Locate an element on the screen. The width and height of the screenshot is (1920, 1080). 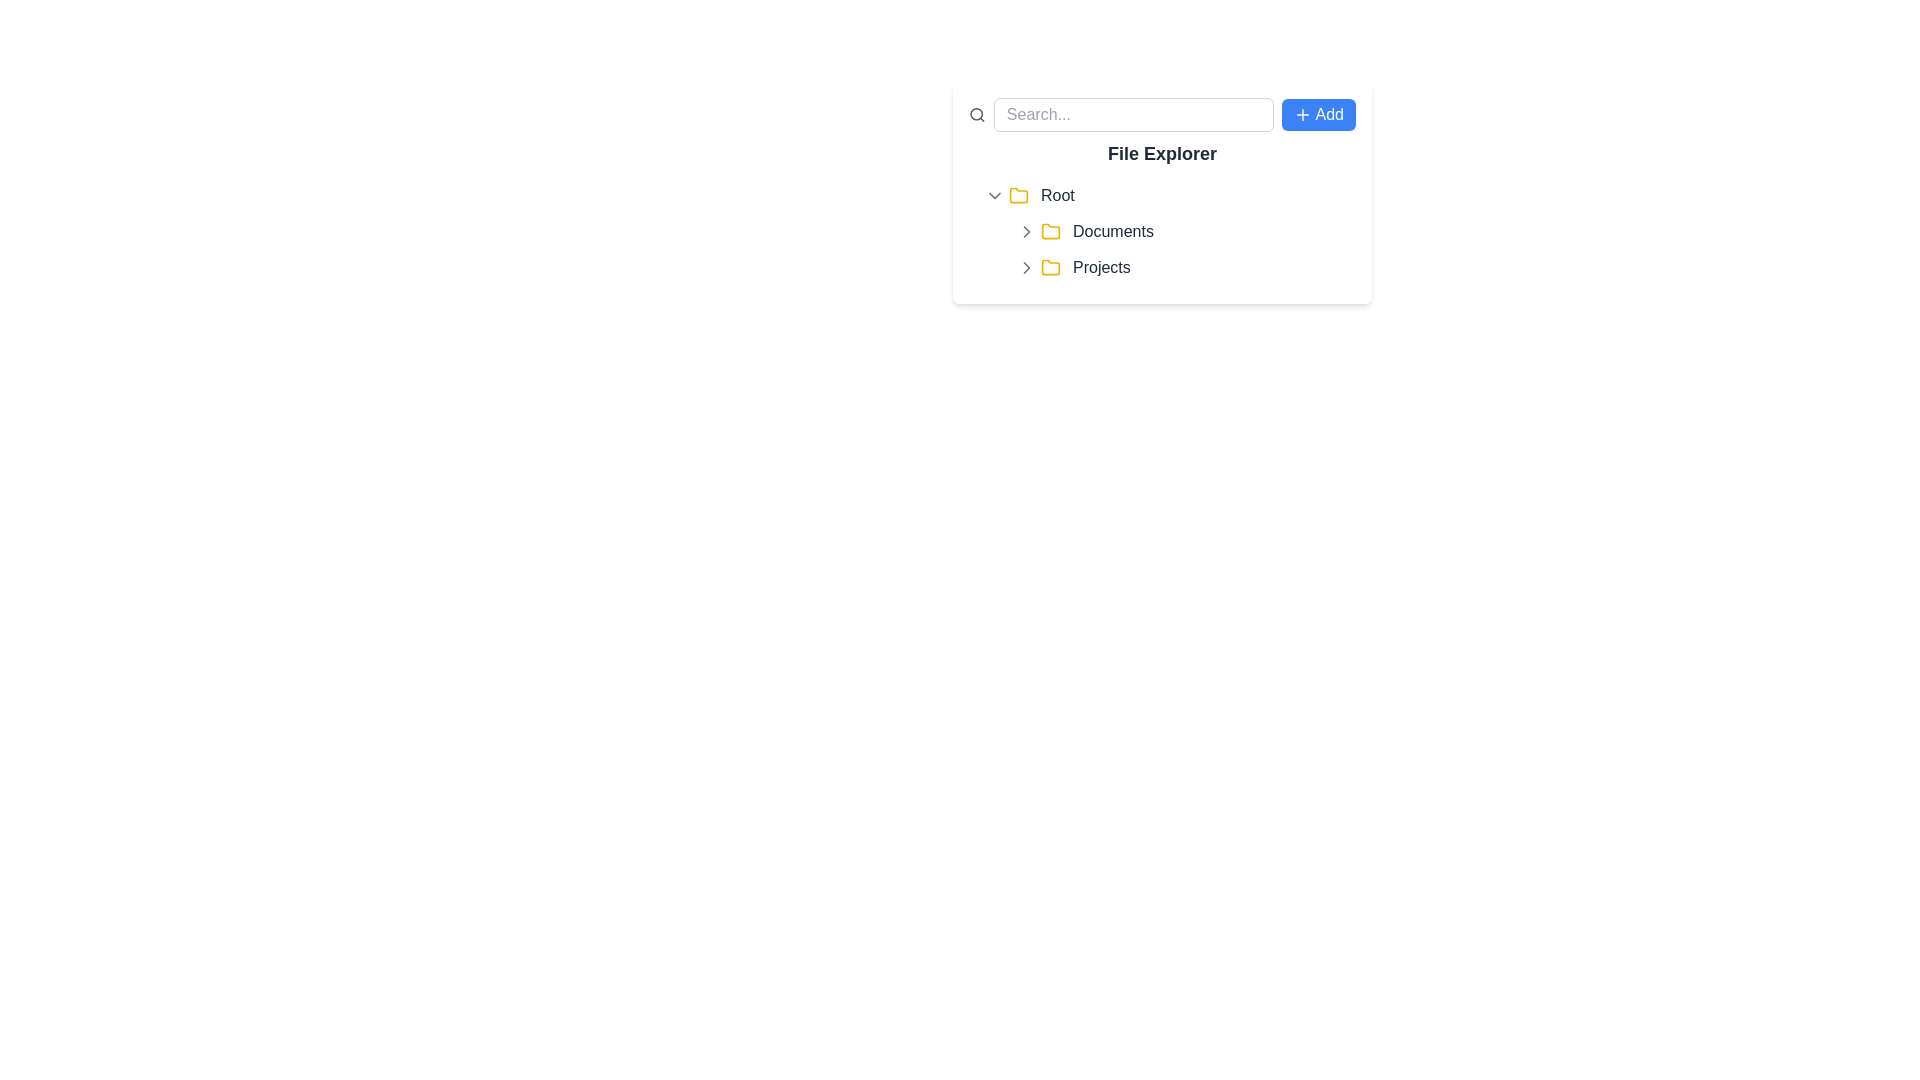
the plus sign icon located inside the 'Add' button, which is styled as a blue rounded rectangle is located at coordinates (1301, 115).